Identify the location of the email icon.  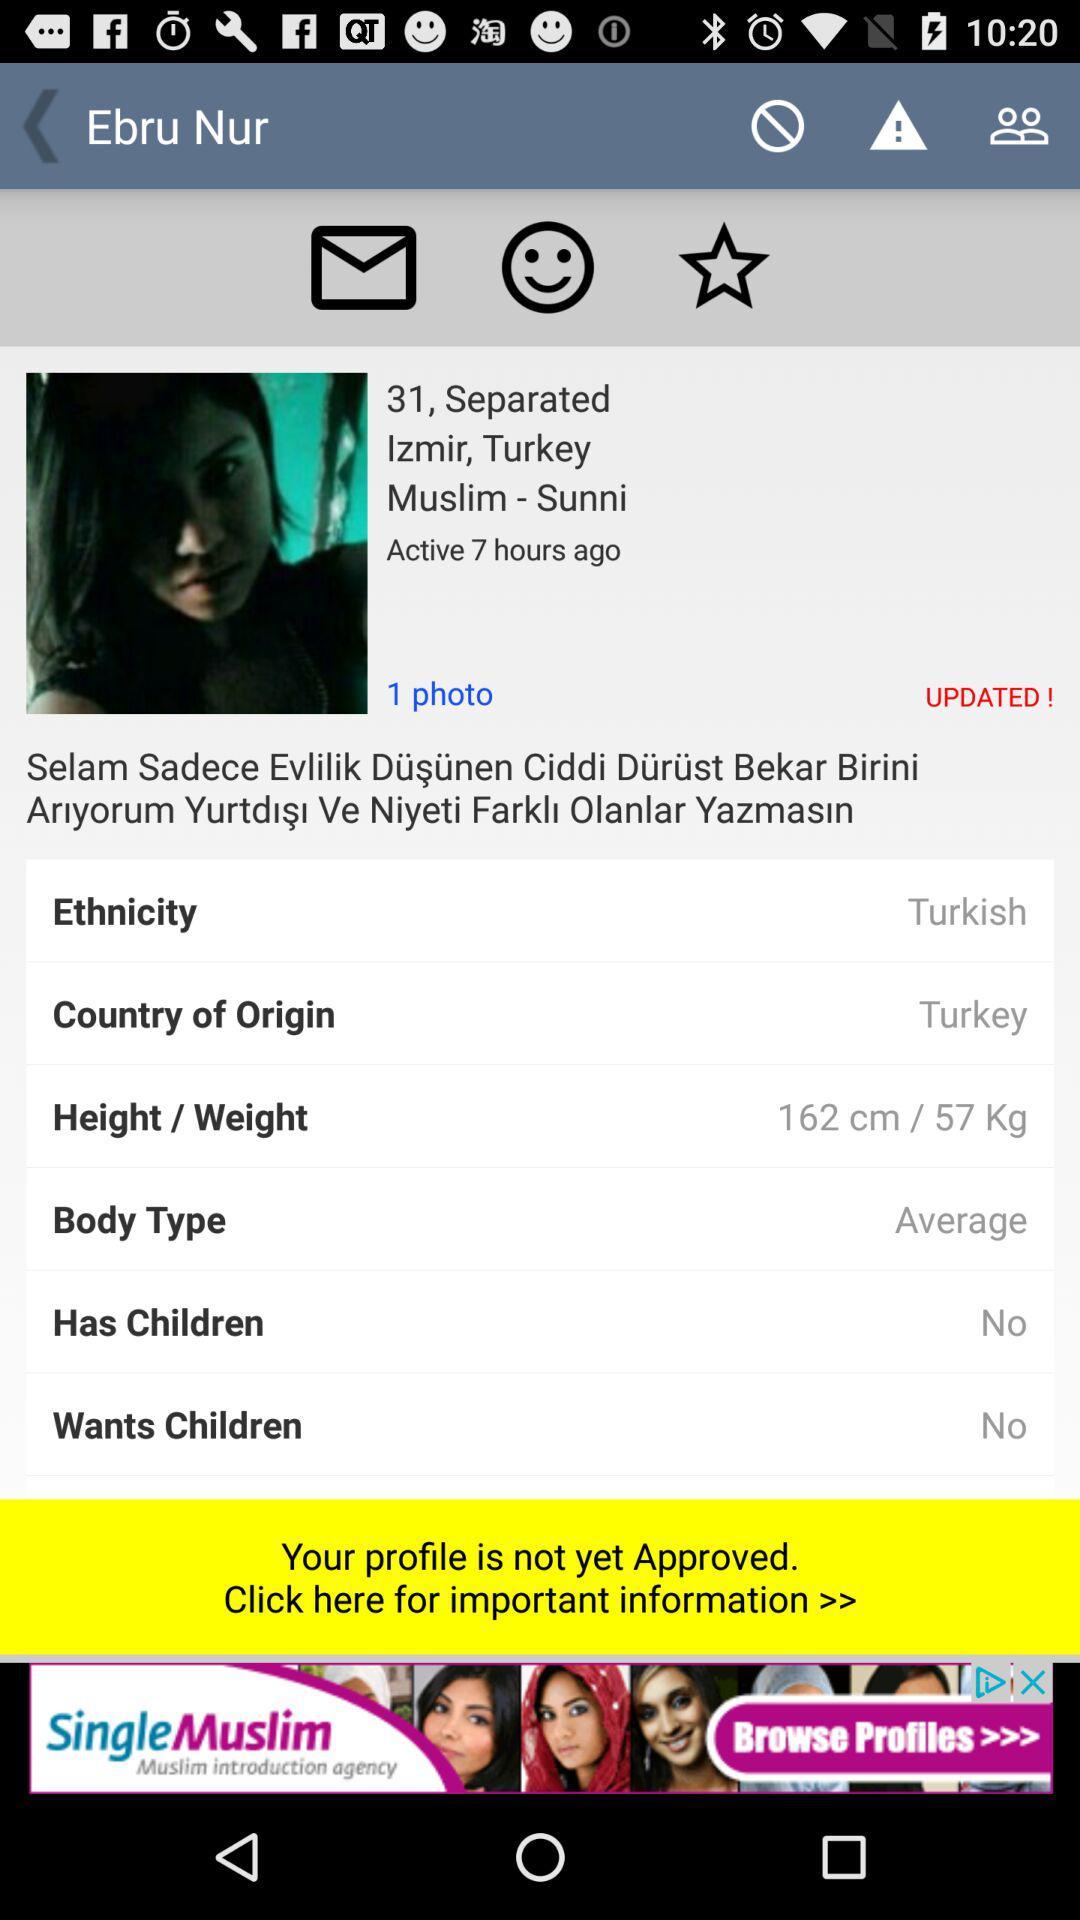
(363, 285).